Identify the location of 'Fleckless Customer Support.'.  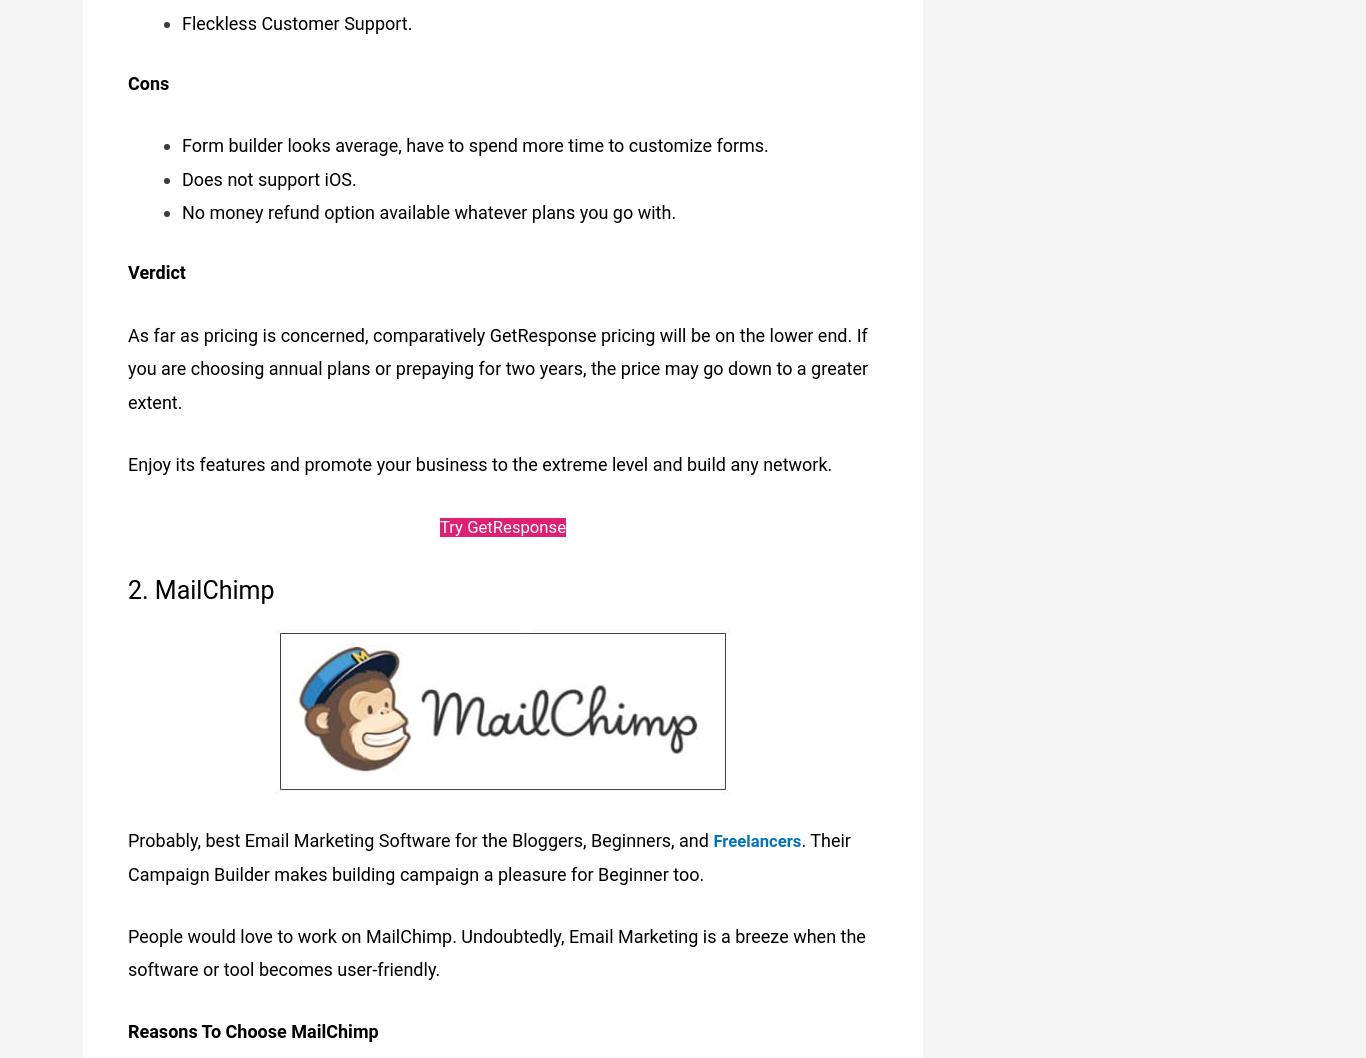
(296, 19).